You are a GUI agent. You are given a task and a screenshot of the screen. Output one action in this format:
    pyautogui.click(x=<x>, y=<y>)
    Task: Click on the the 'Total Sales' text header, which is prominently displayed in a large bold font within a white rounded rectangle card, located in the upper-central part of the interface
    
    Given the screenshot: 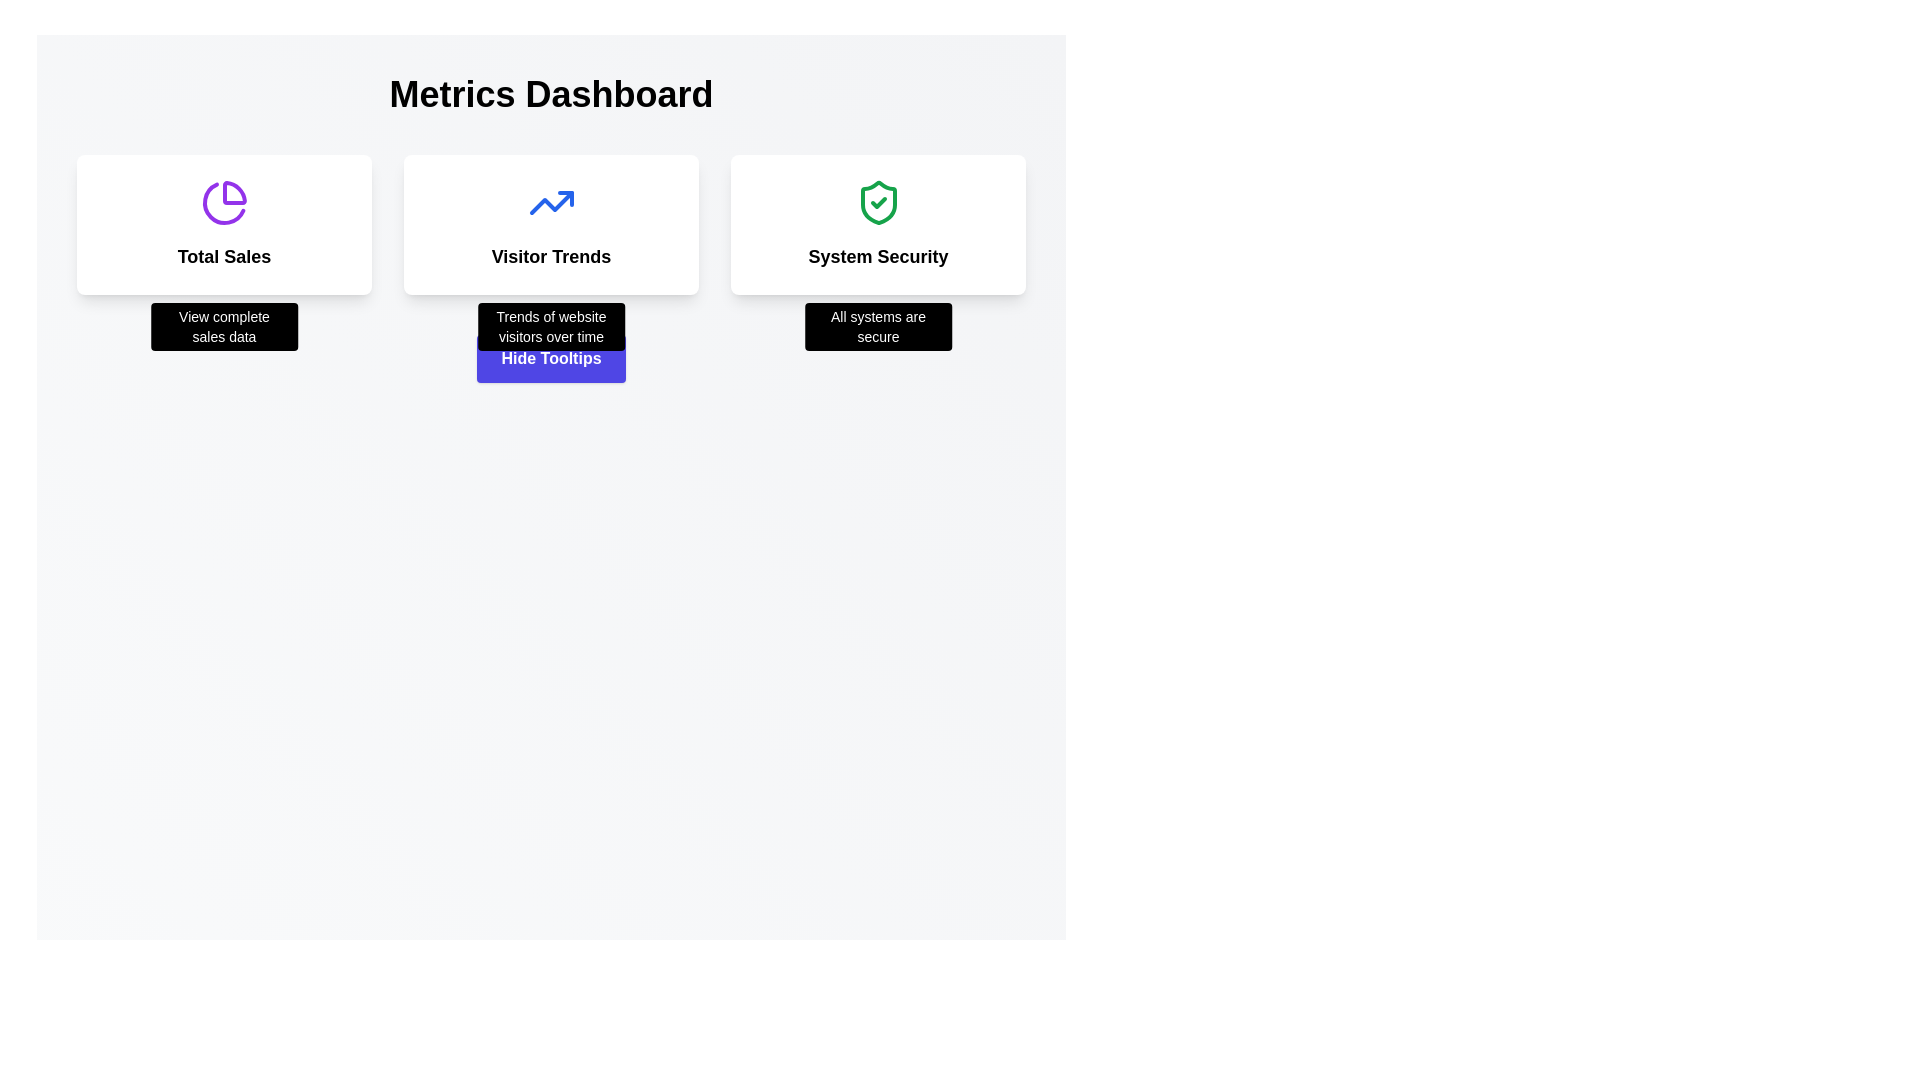 What is the action you would take?
    pyautogui.click(x=224, y=256)
    